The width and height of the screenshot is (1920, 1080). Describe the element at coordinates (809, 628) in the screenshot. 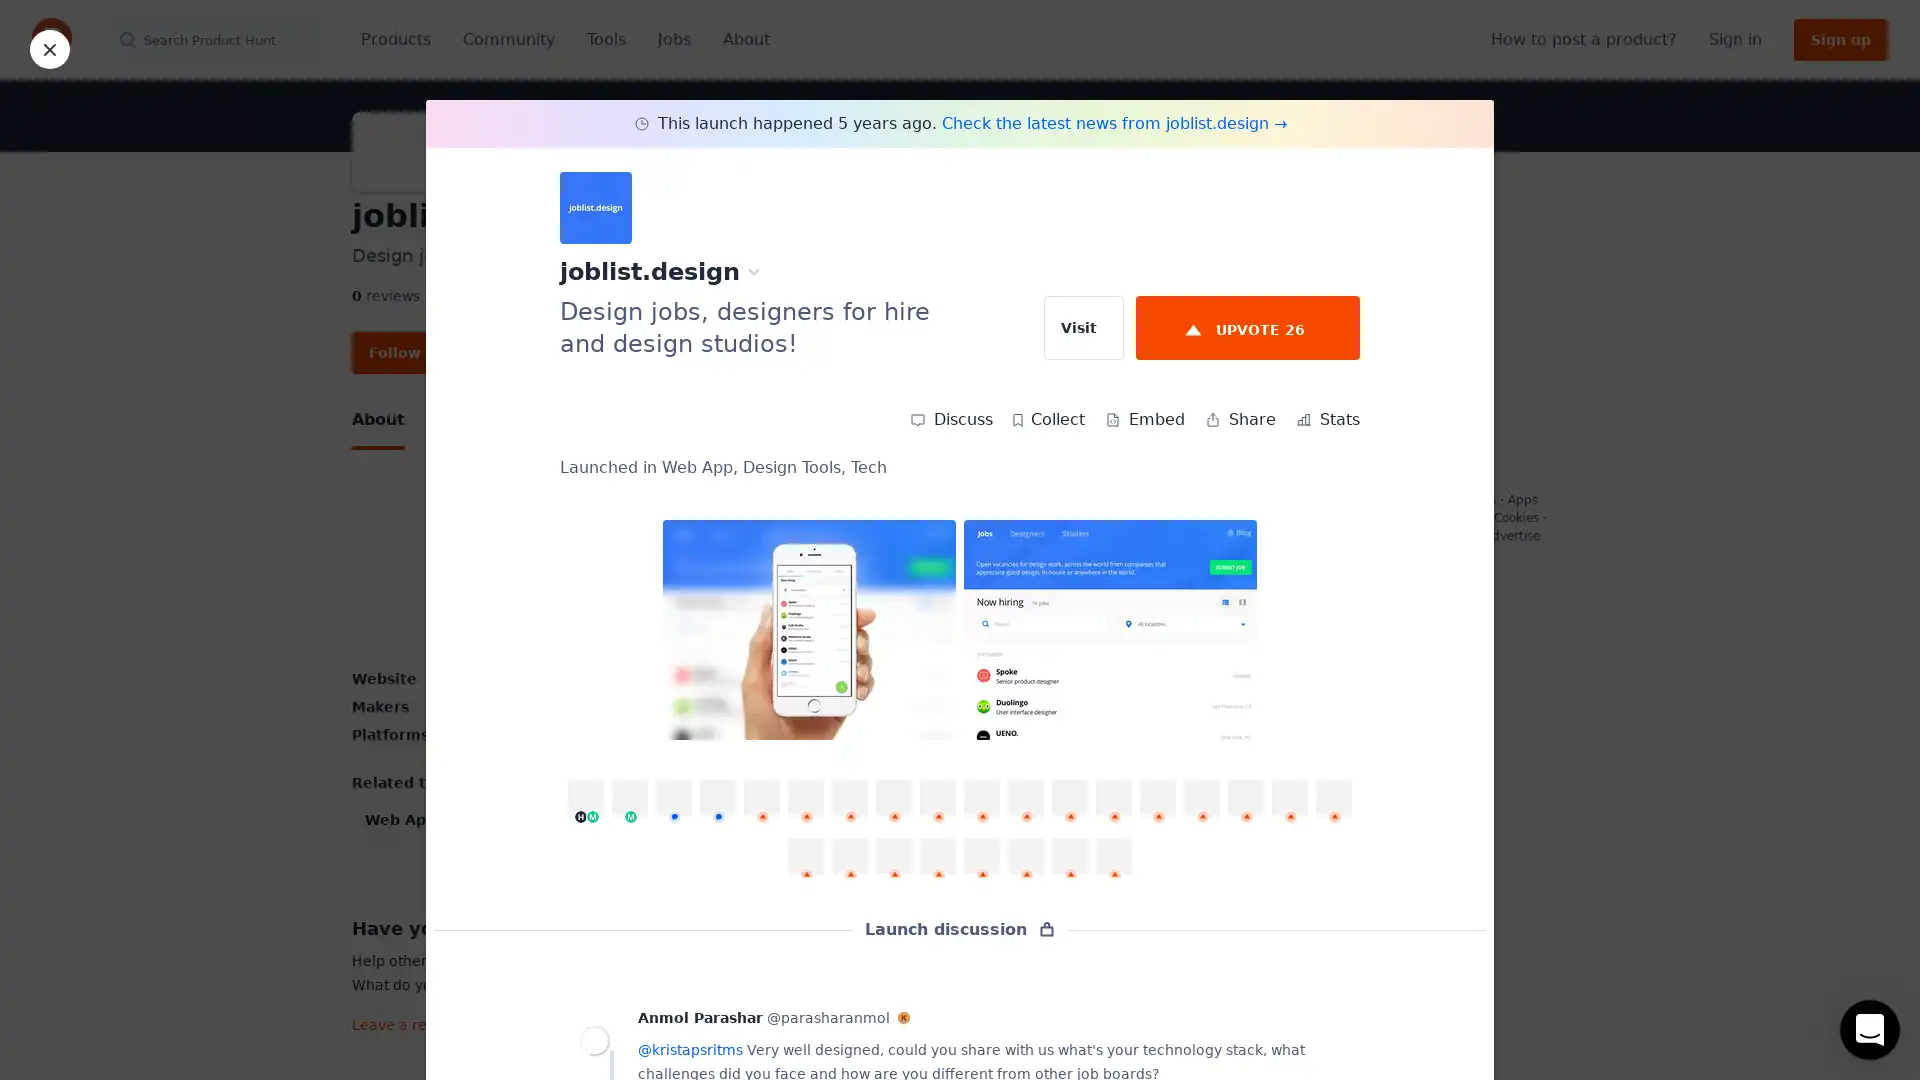

I see `joblist.design gallery image` at that location.